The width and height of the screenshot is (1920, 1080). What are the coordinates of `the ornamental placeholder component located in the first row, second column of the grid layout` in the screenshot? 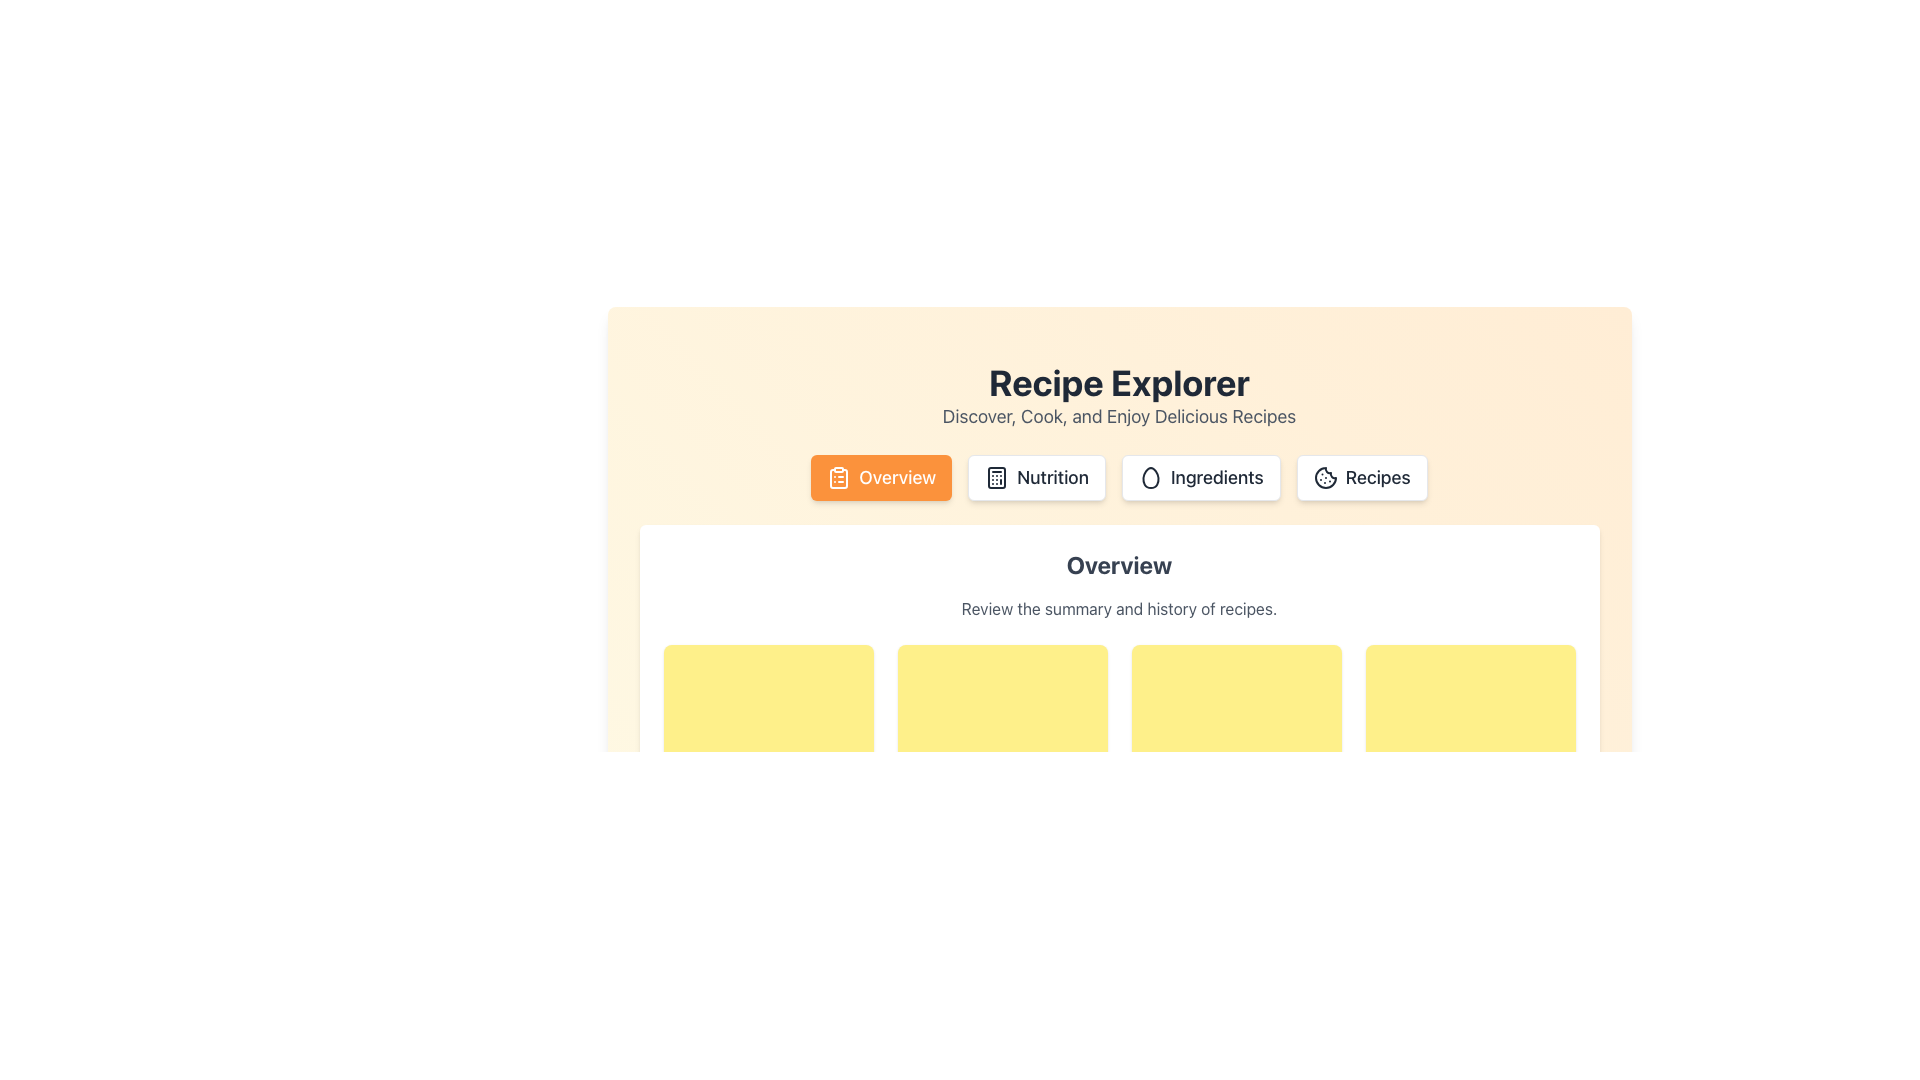 It's located at (1002, 749).